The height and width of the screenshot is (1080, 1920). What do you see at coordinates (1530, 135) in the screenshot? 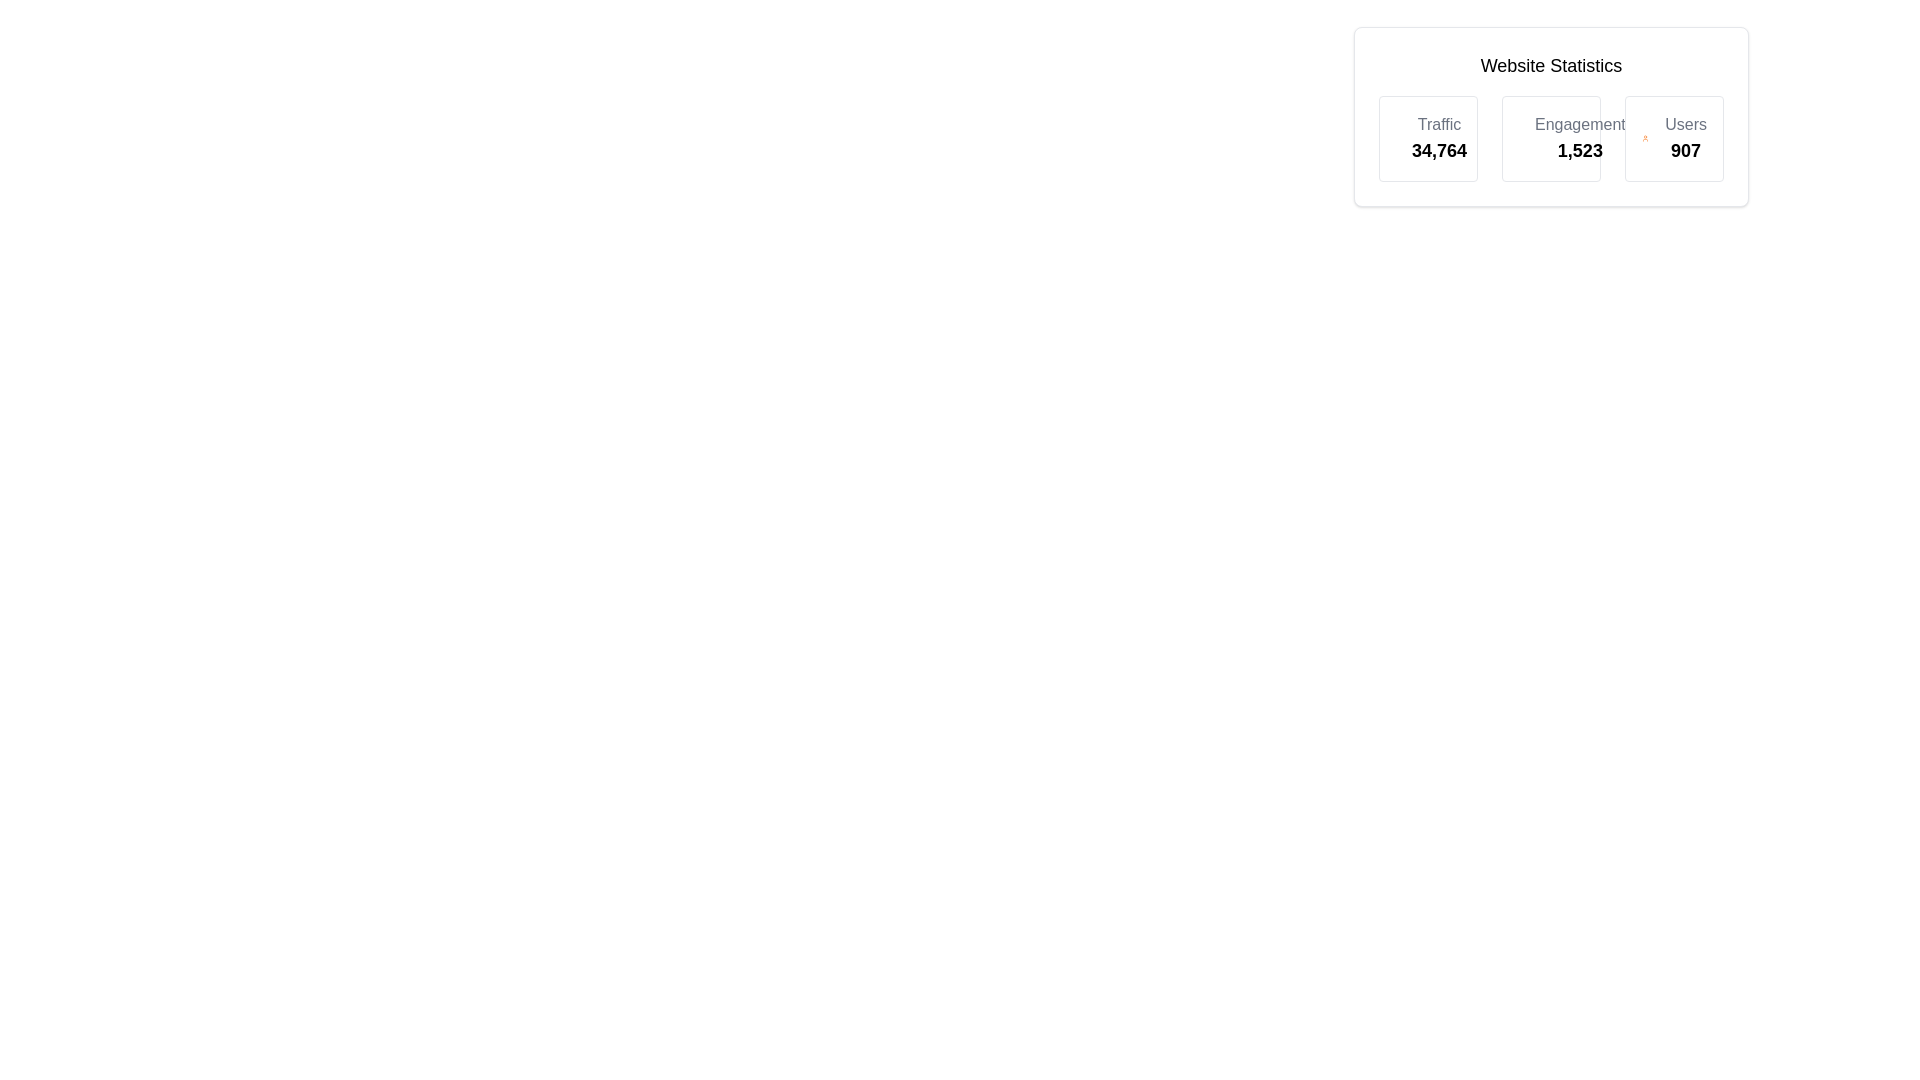
I see `the decorative Circle element within the SVG graphic that enhances the UI of the 'Engagement' statistic card in the 'Website Statistics' section` at bounding box center [1530, 135].